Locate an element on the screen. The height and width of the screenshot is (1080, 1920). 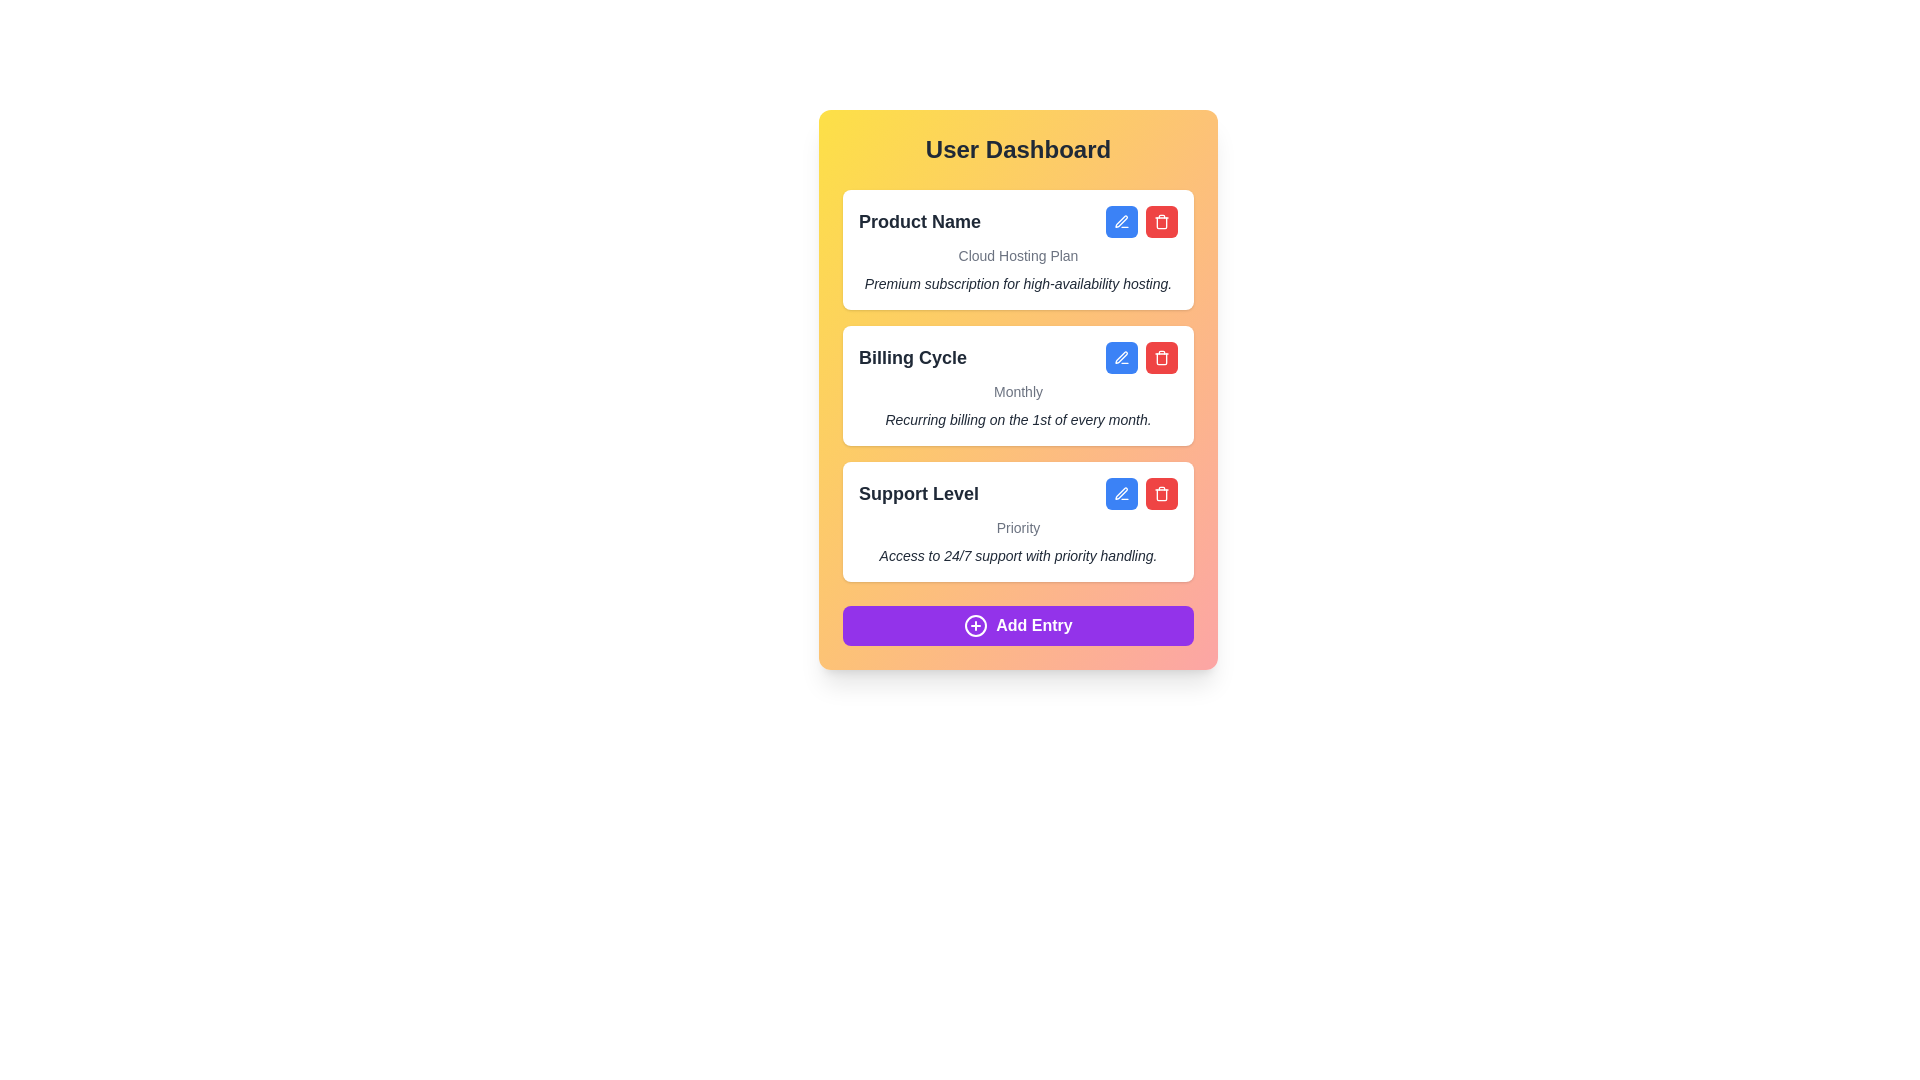
the trash can icon button with a red background, located to the right of the blue edit icon in the control row next to the 'Product Name' entry is located at coordinates (1161, 222).